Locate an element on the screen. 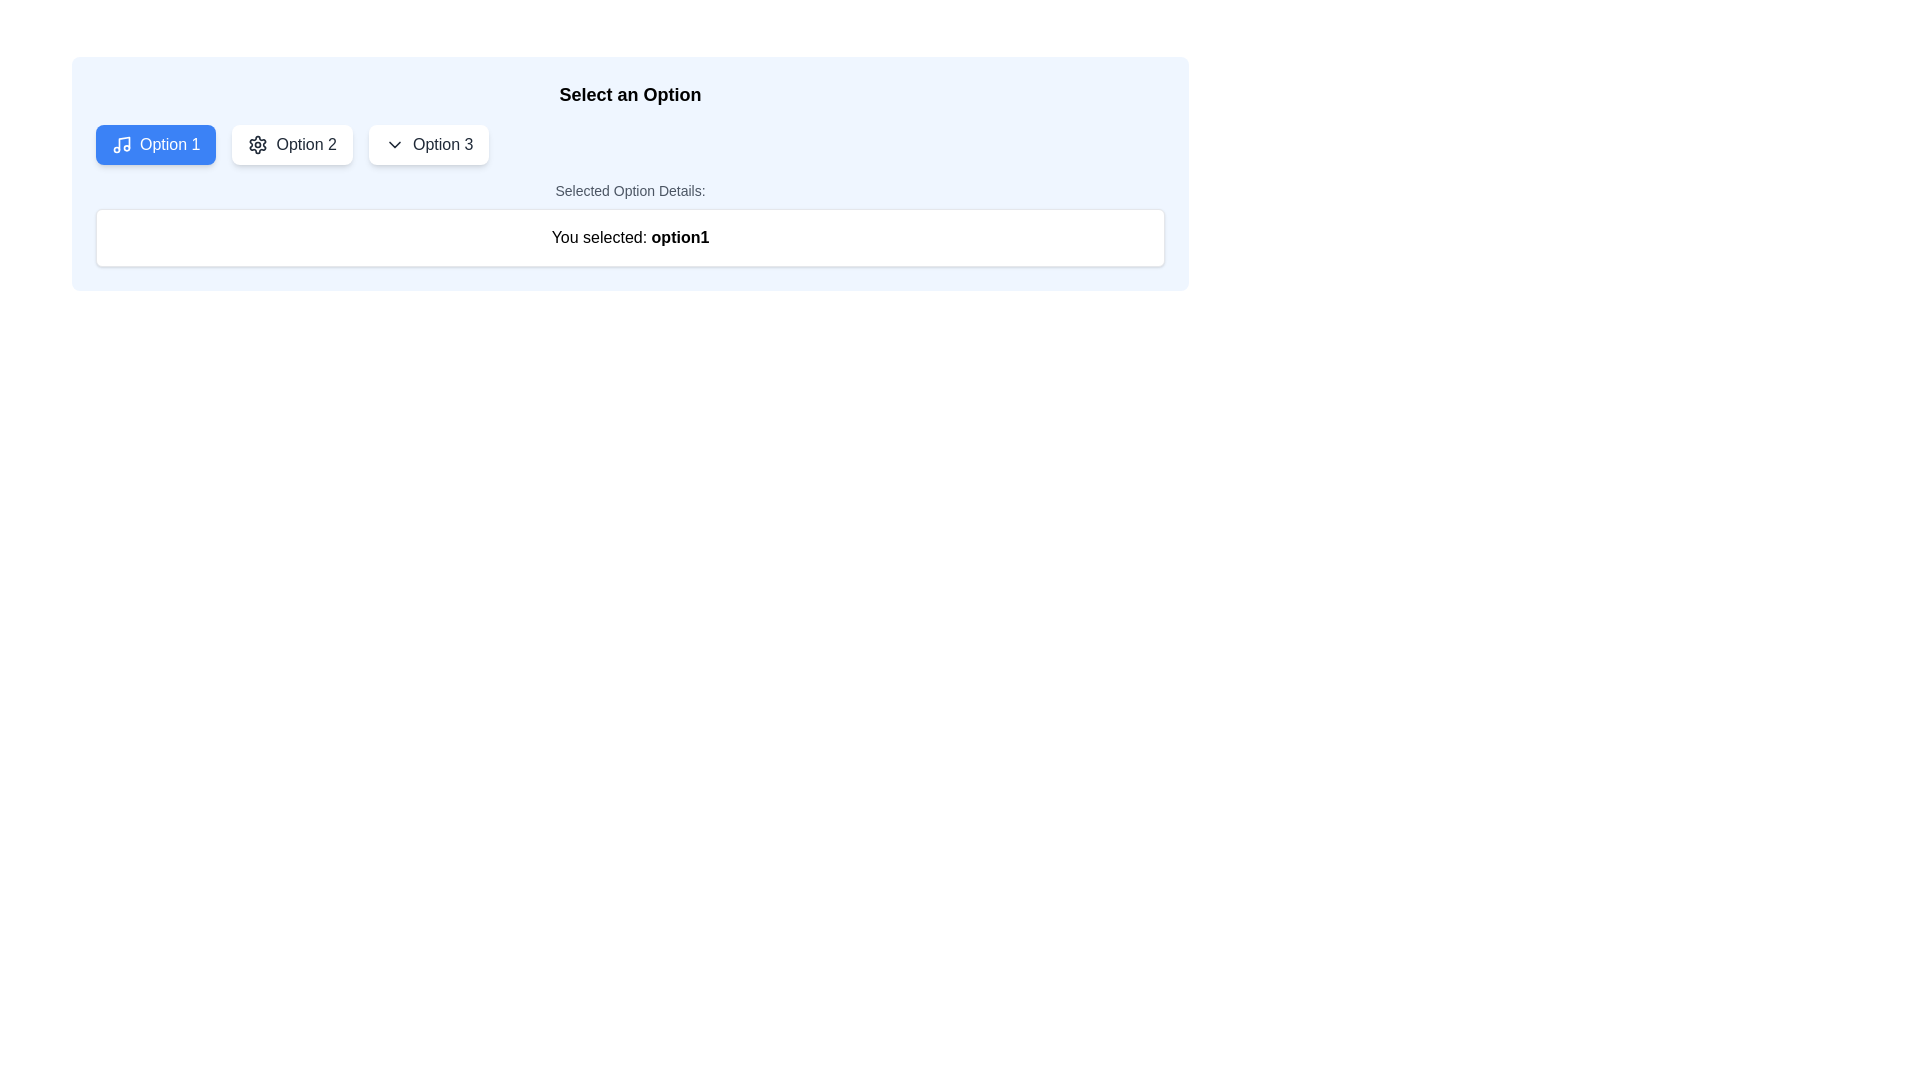 The width and height of the screenshot is (1920, 1080). SVG gear icon within the 'Option 2' button for debugging purposes is located at coordinates (257, 144).